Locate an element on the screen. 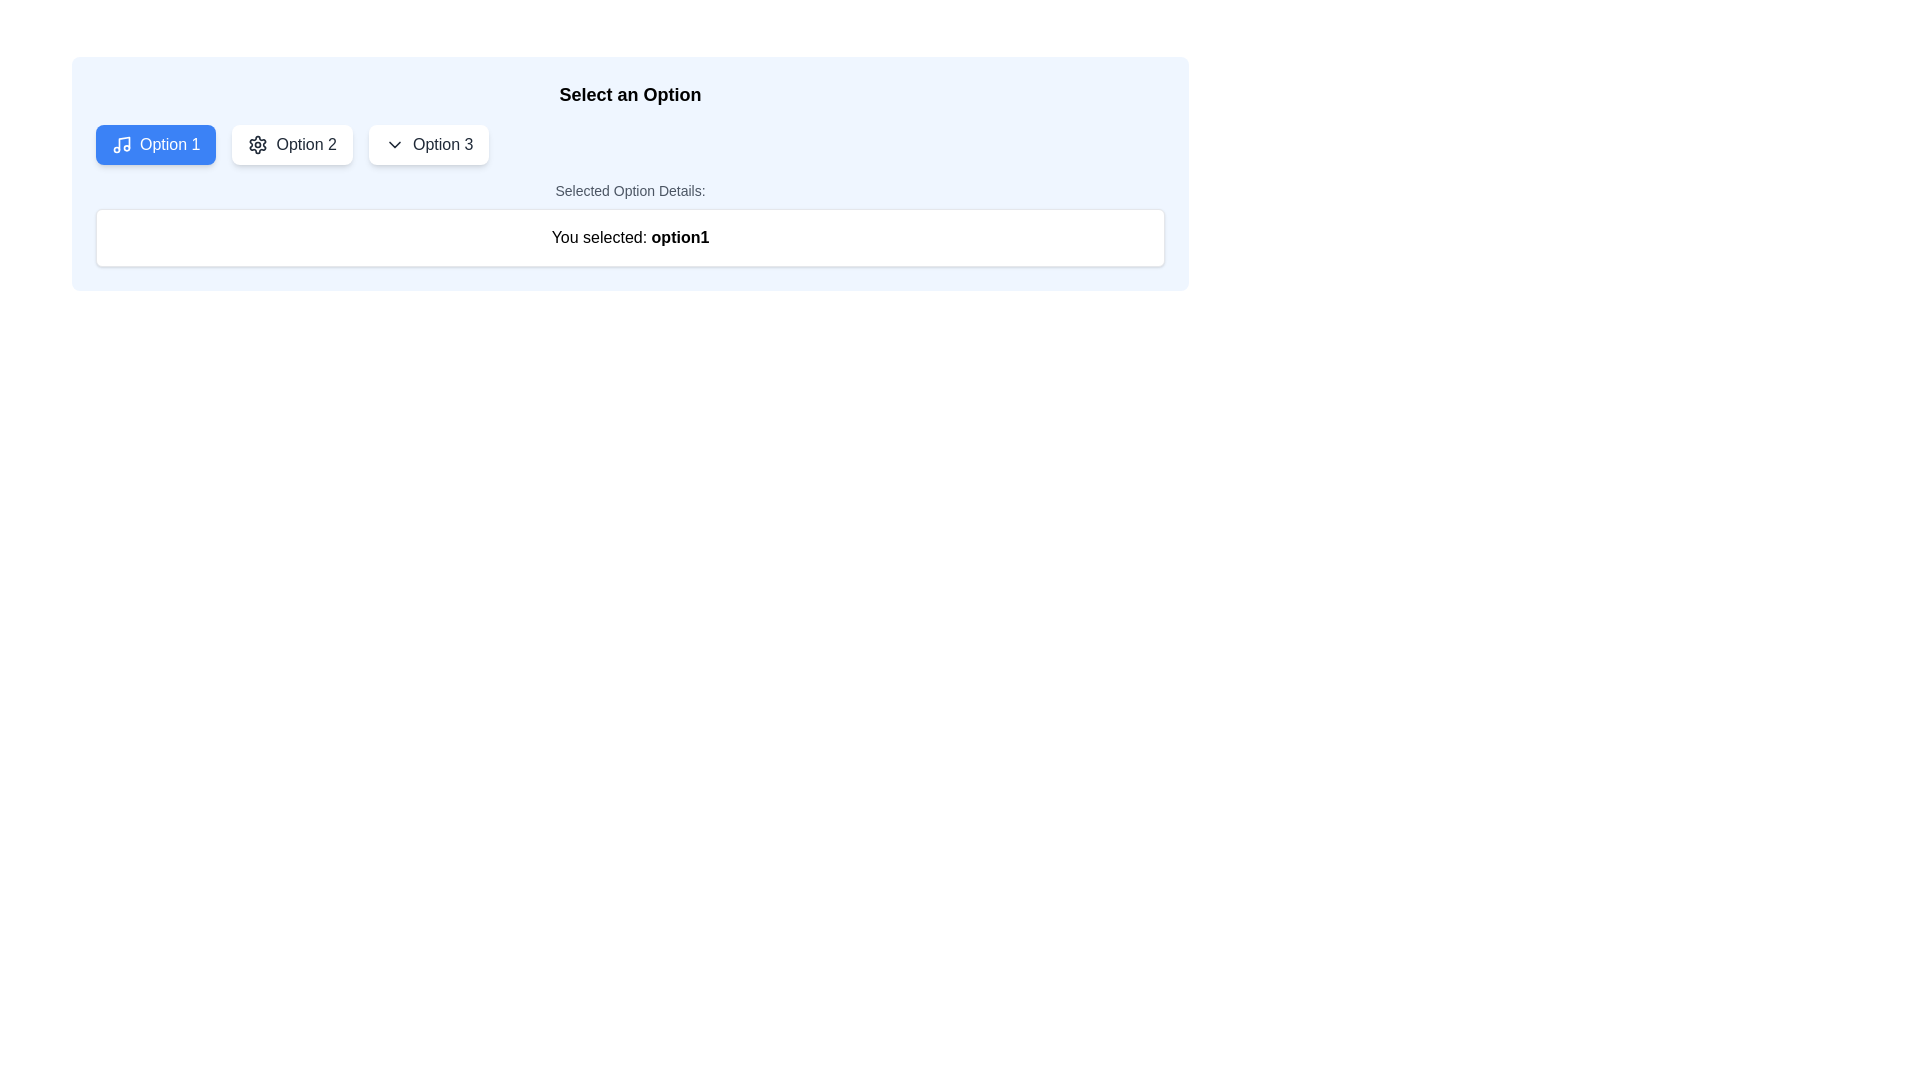 The width and height of the screenshot is (1920, 1080). SVG gear icon within the 'Option 2' button for debugging purposes is located at coordinates (257, 144).